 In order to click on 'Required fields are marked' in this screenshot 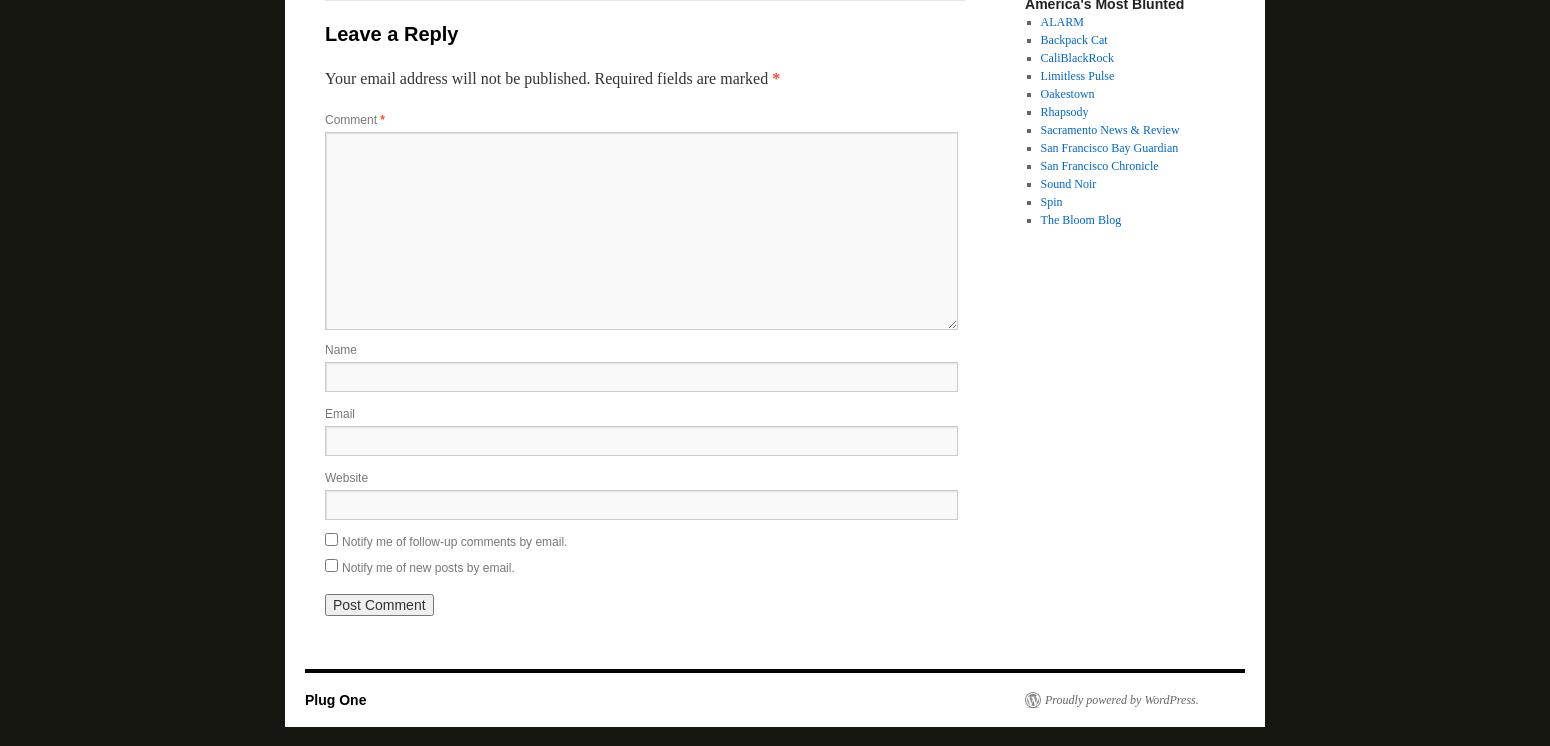, I will do `click(593, 78)`.